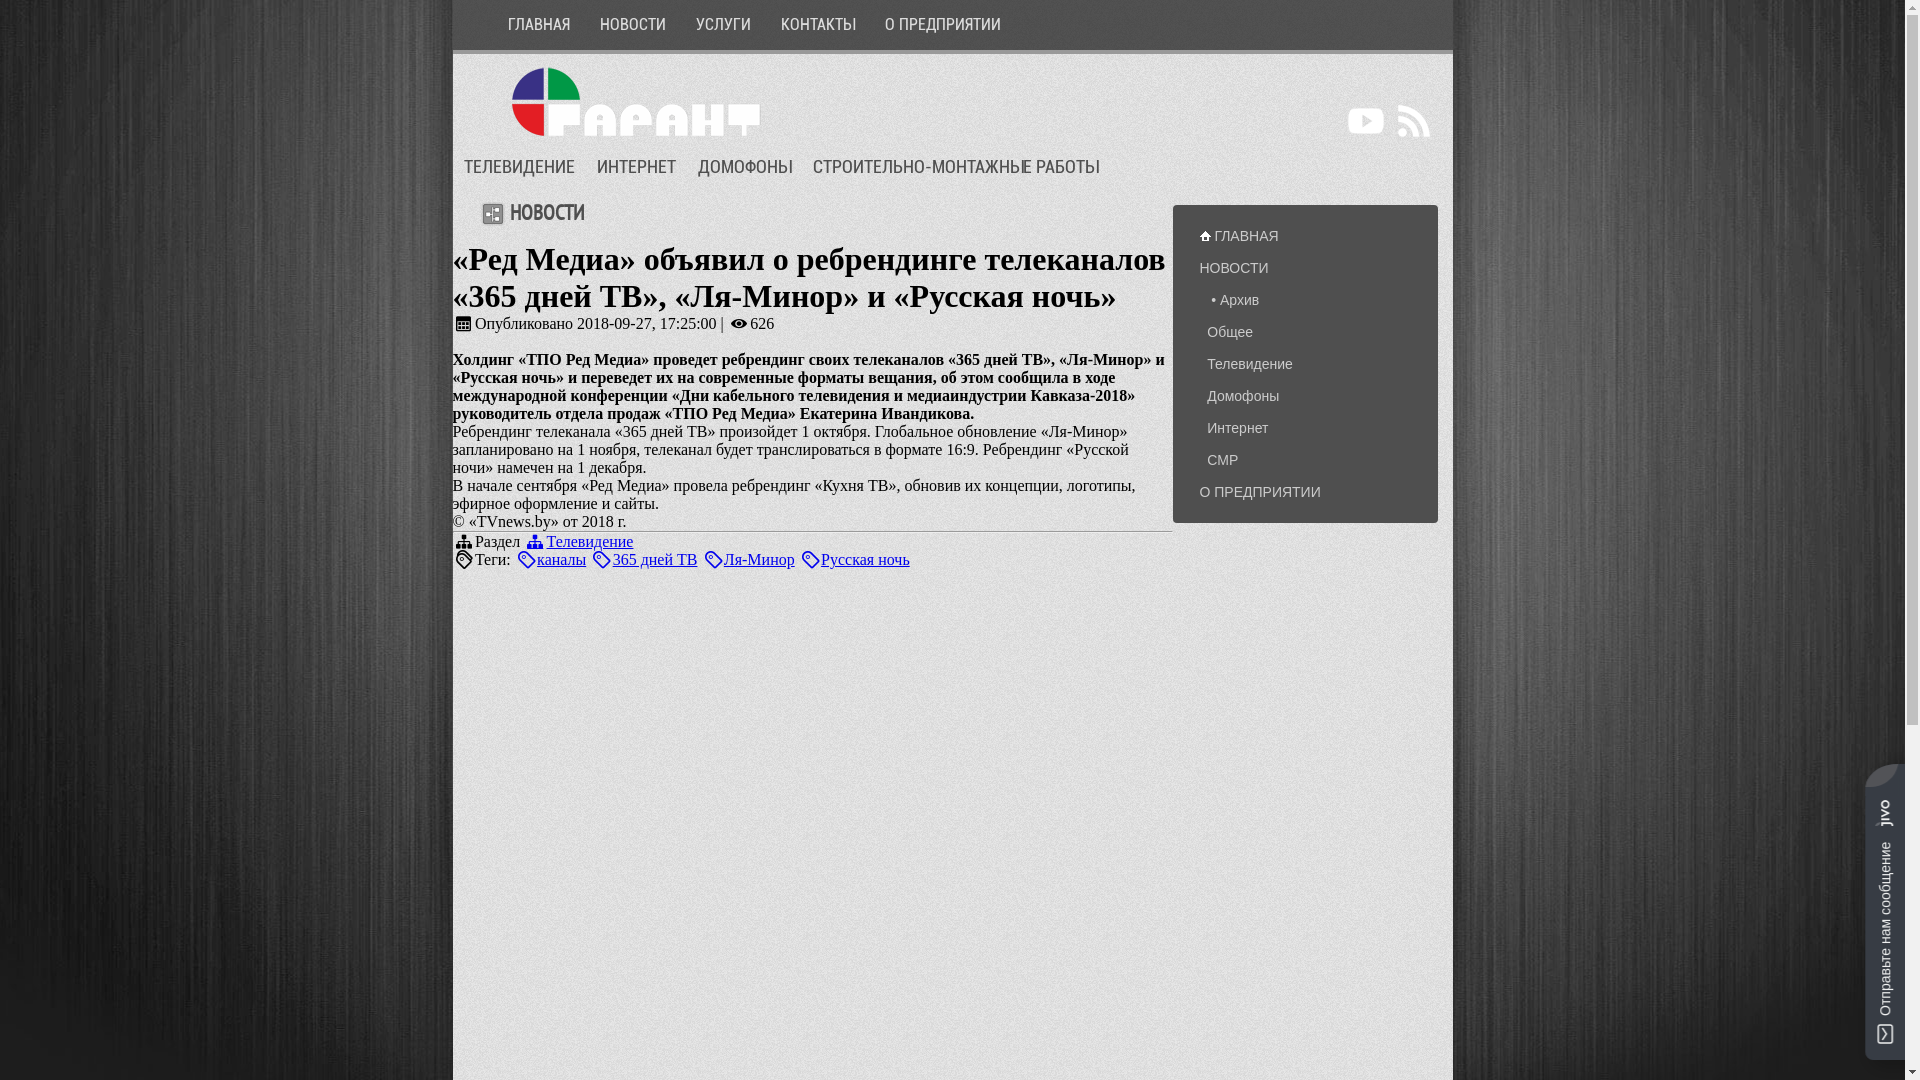 The image size is (1920, 1080). I want to click on 'RSS Feed', so click(1413, 120).